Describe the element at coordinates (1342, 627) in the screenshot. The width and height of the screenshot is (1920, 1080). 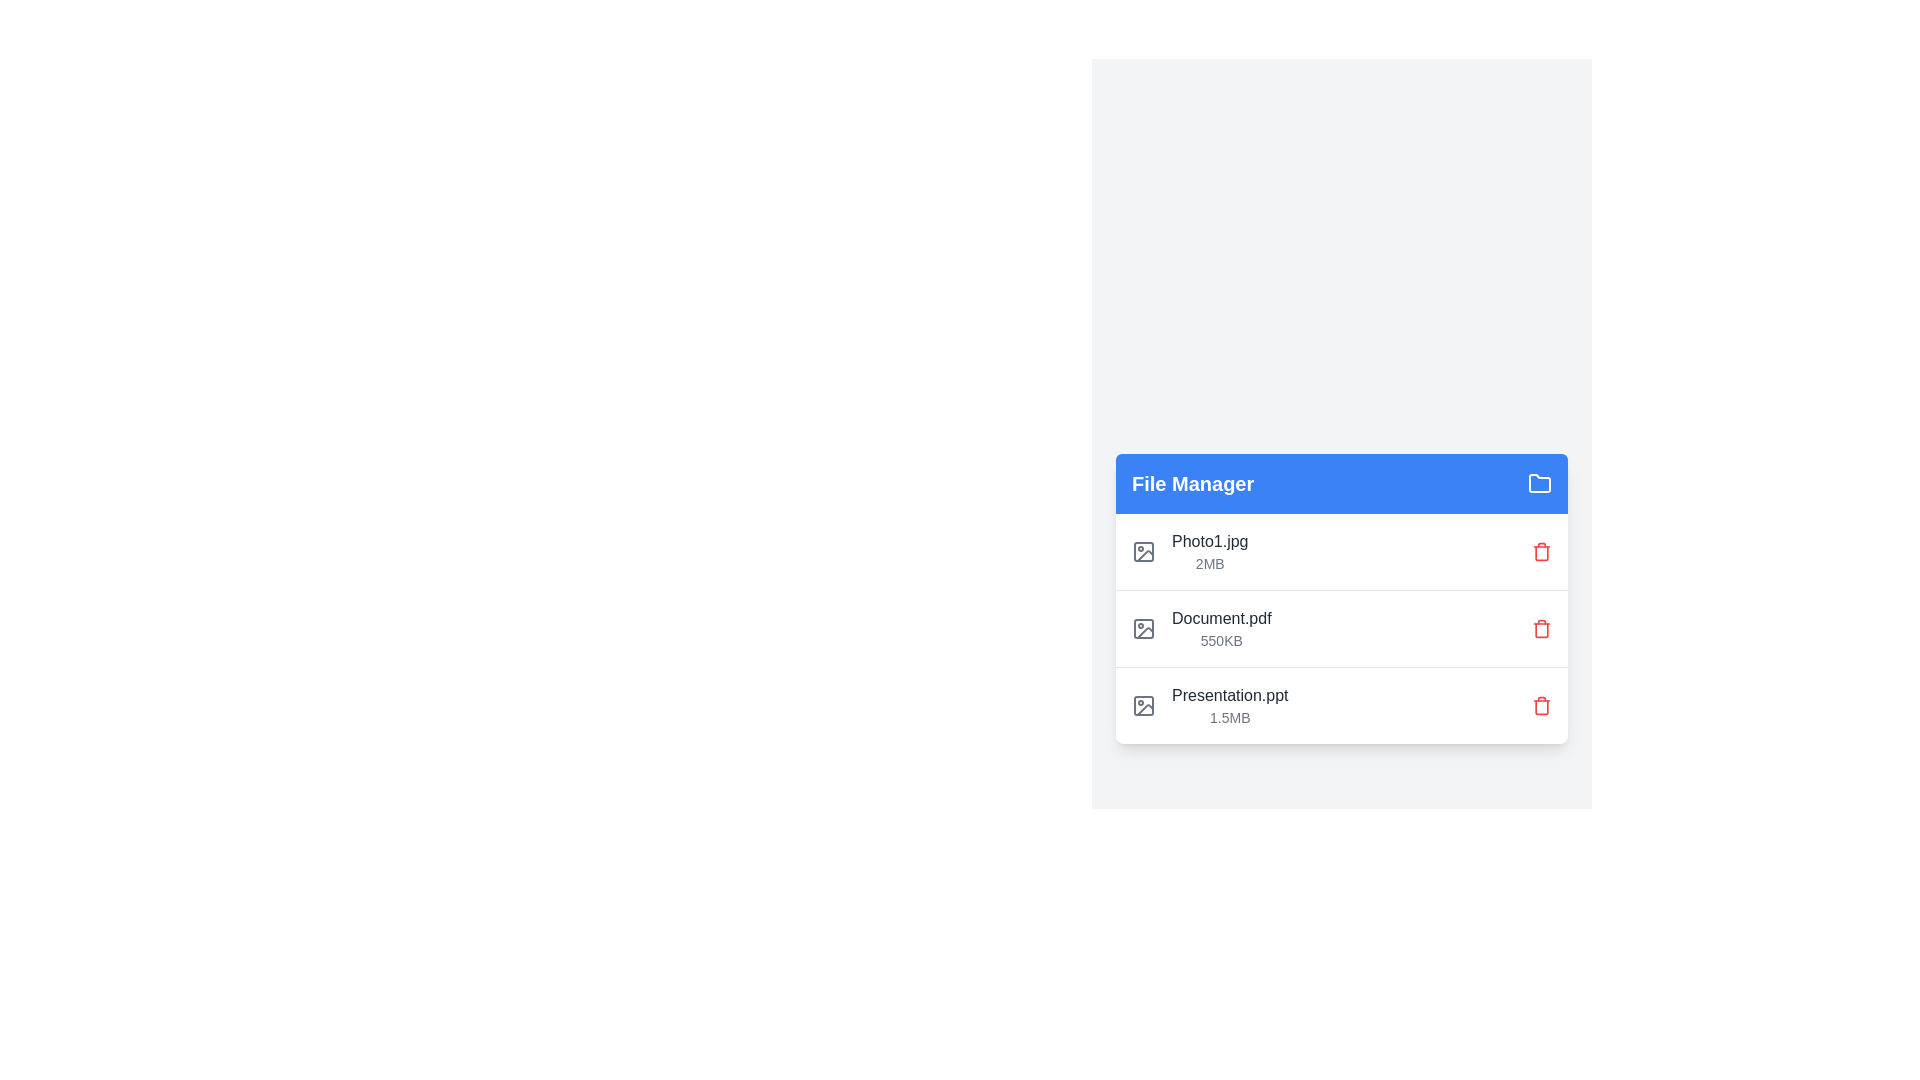
I see `the second list item in the 'File Manager' which represents a file entry` at that location.